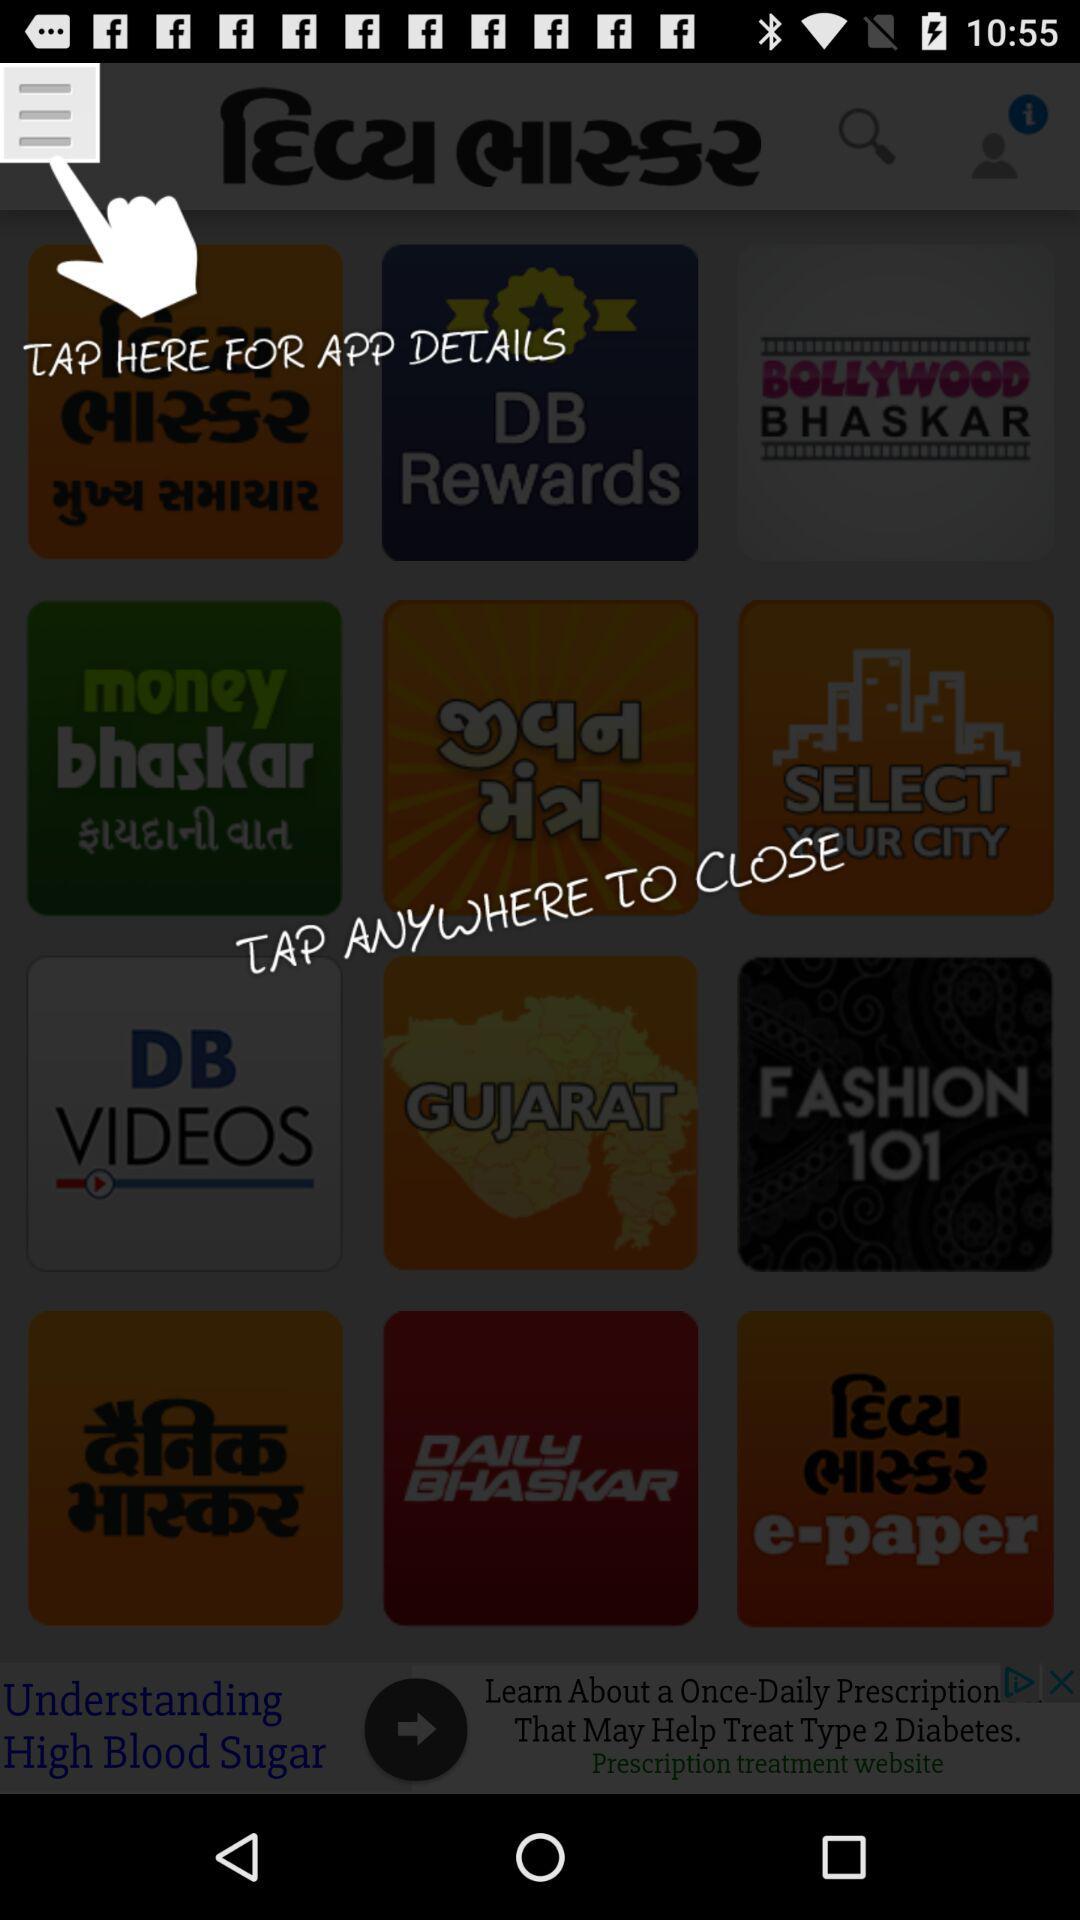 The height and width of the screenshot is (1920, 1080). I want to click on tap anywhere to close, so click(540, 927).